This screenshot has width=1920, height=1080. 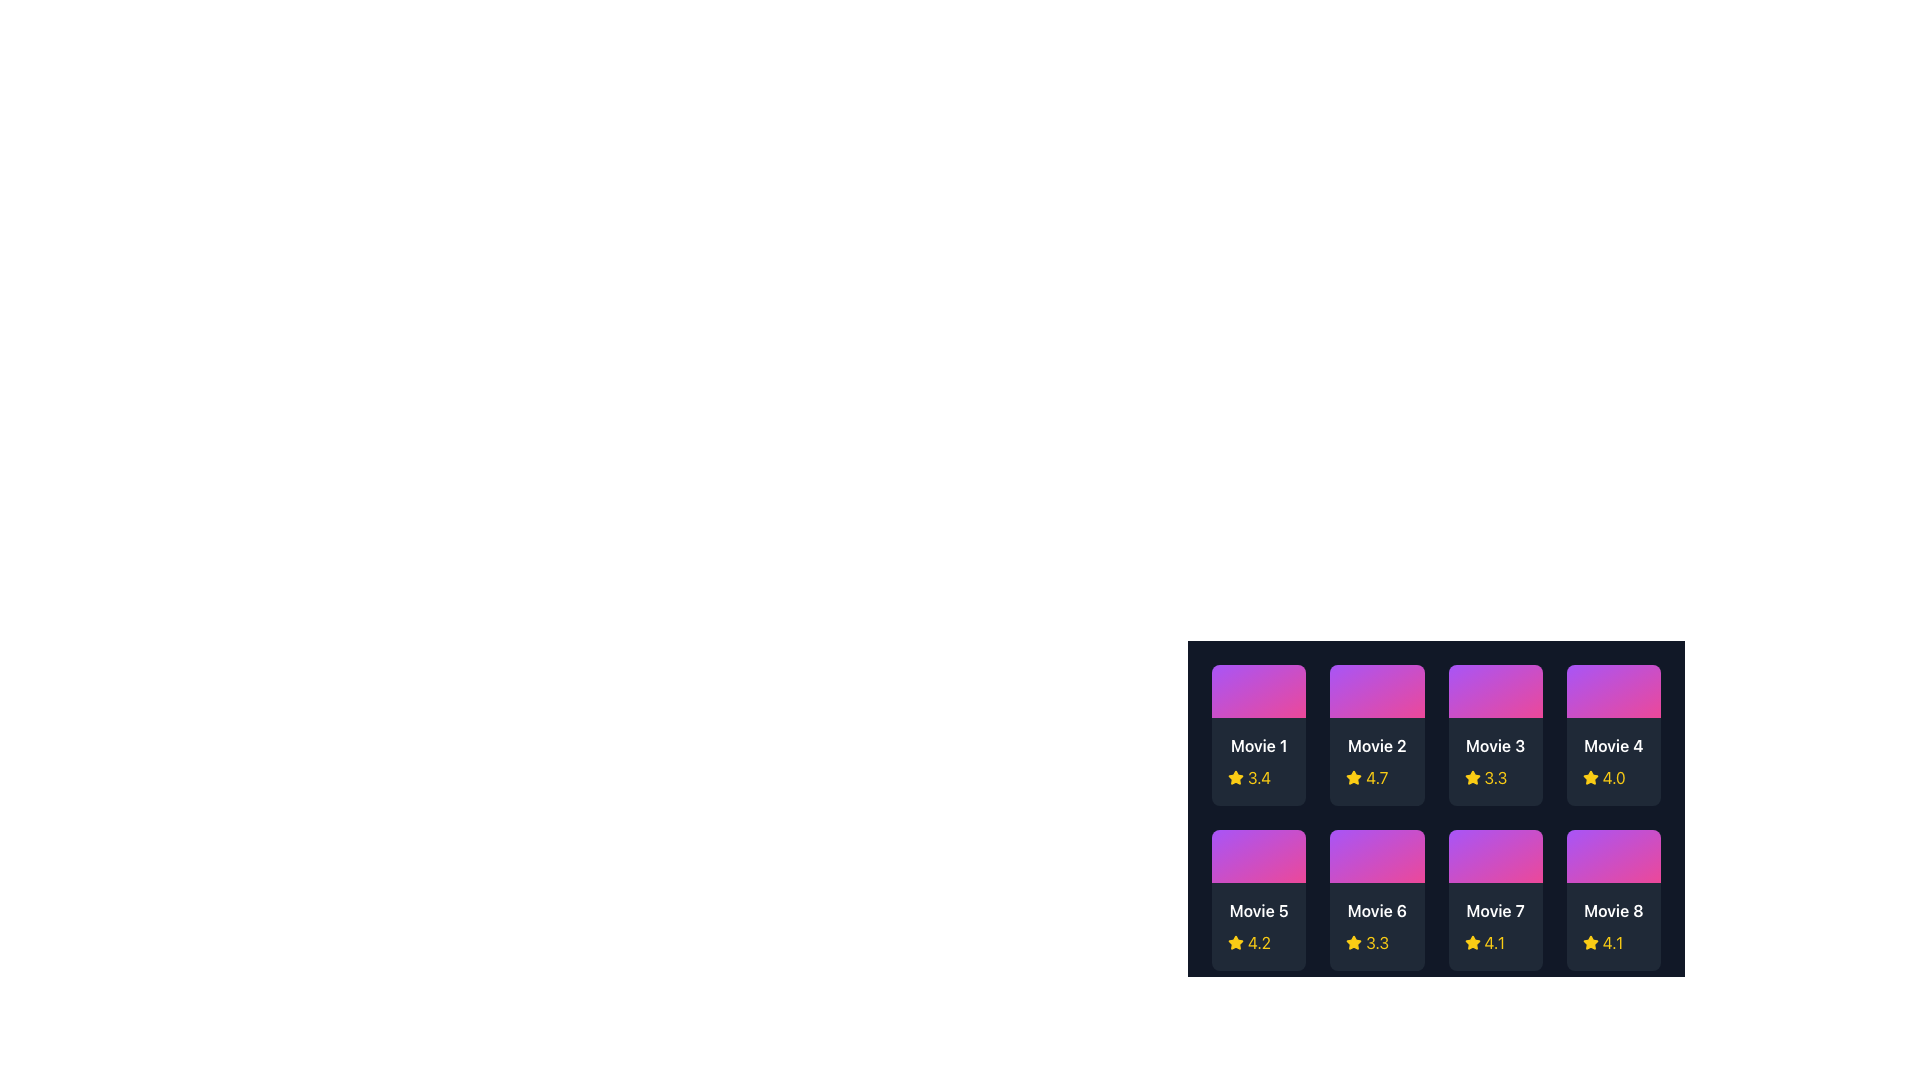 What do you see at coordinates (1376, 777) in the screenshot?
I see `rating value displayed for 'Movie 2,' located beneath its title in the second column of the first row of the grid layout` at bounding box center [1376, 777].